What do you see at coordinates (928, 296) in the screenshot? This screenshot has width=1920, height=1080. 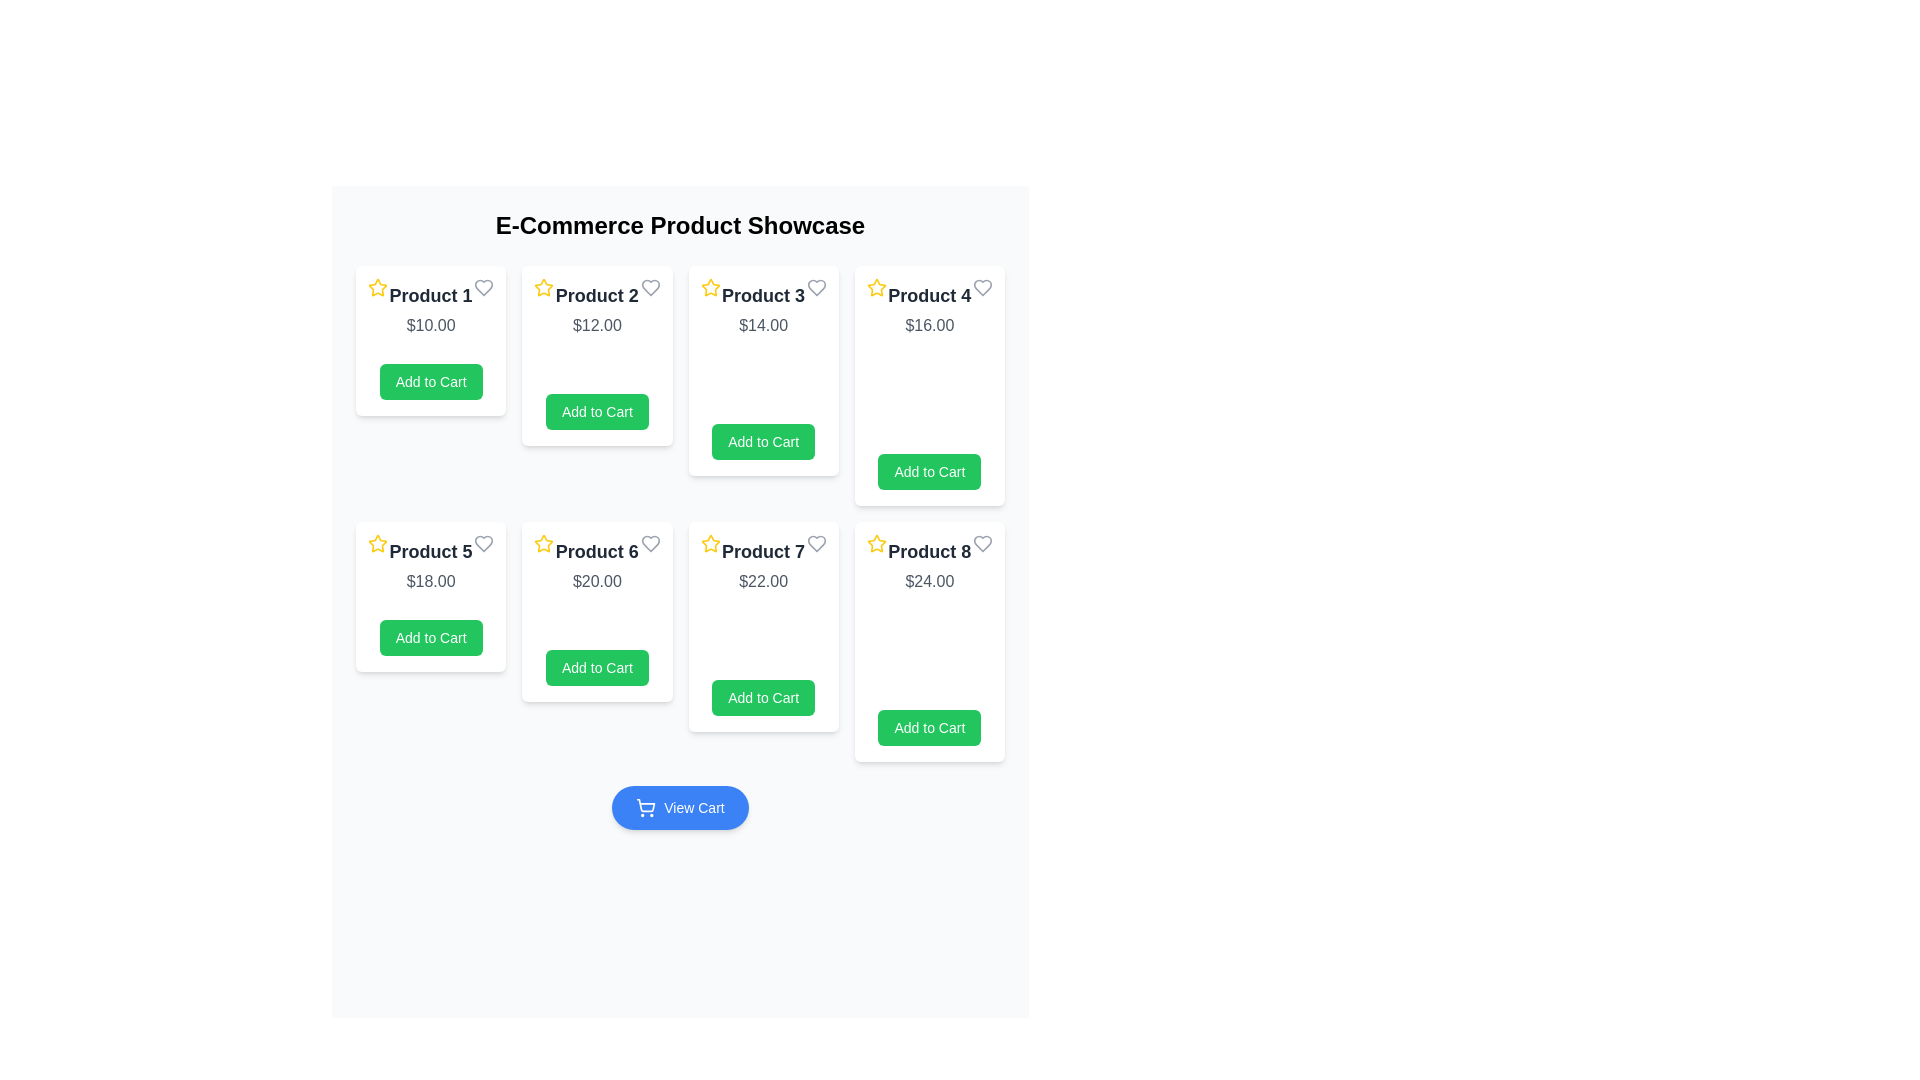 I see `the product name text label located at the top section of the white card in the fourth position of the grid layout, which serves as an identifier for users` at bounding box center [928, 296].